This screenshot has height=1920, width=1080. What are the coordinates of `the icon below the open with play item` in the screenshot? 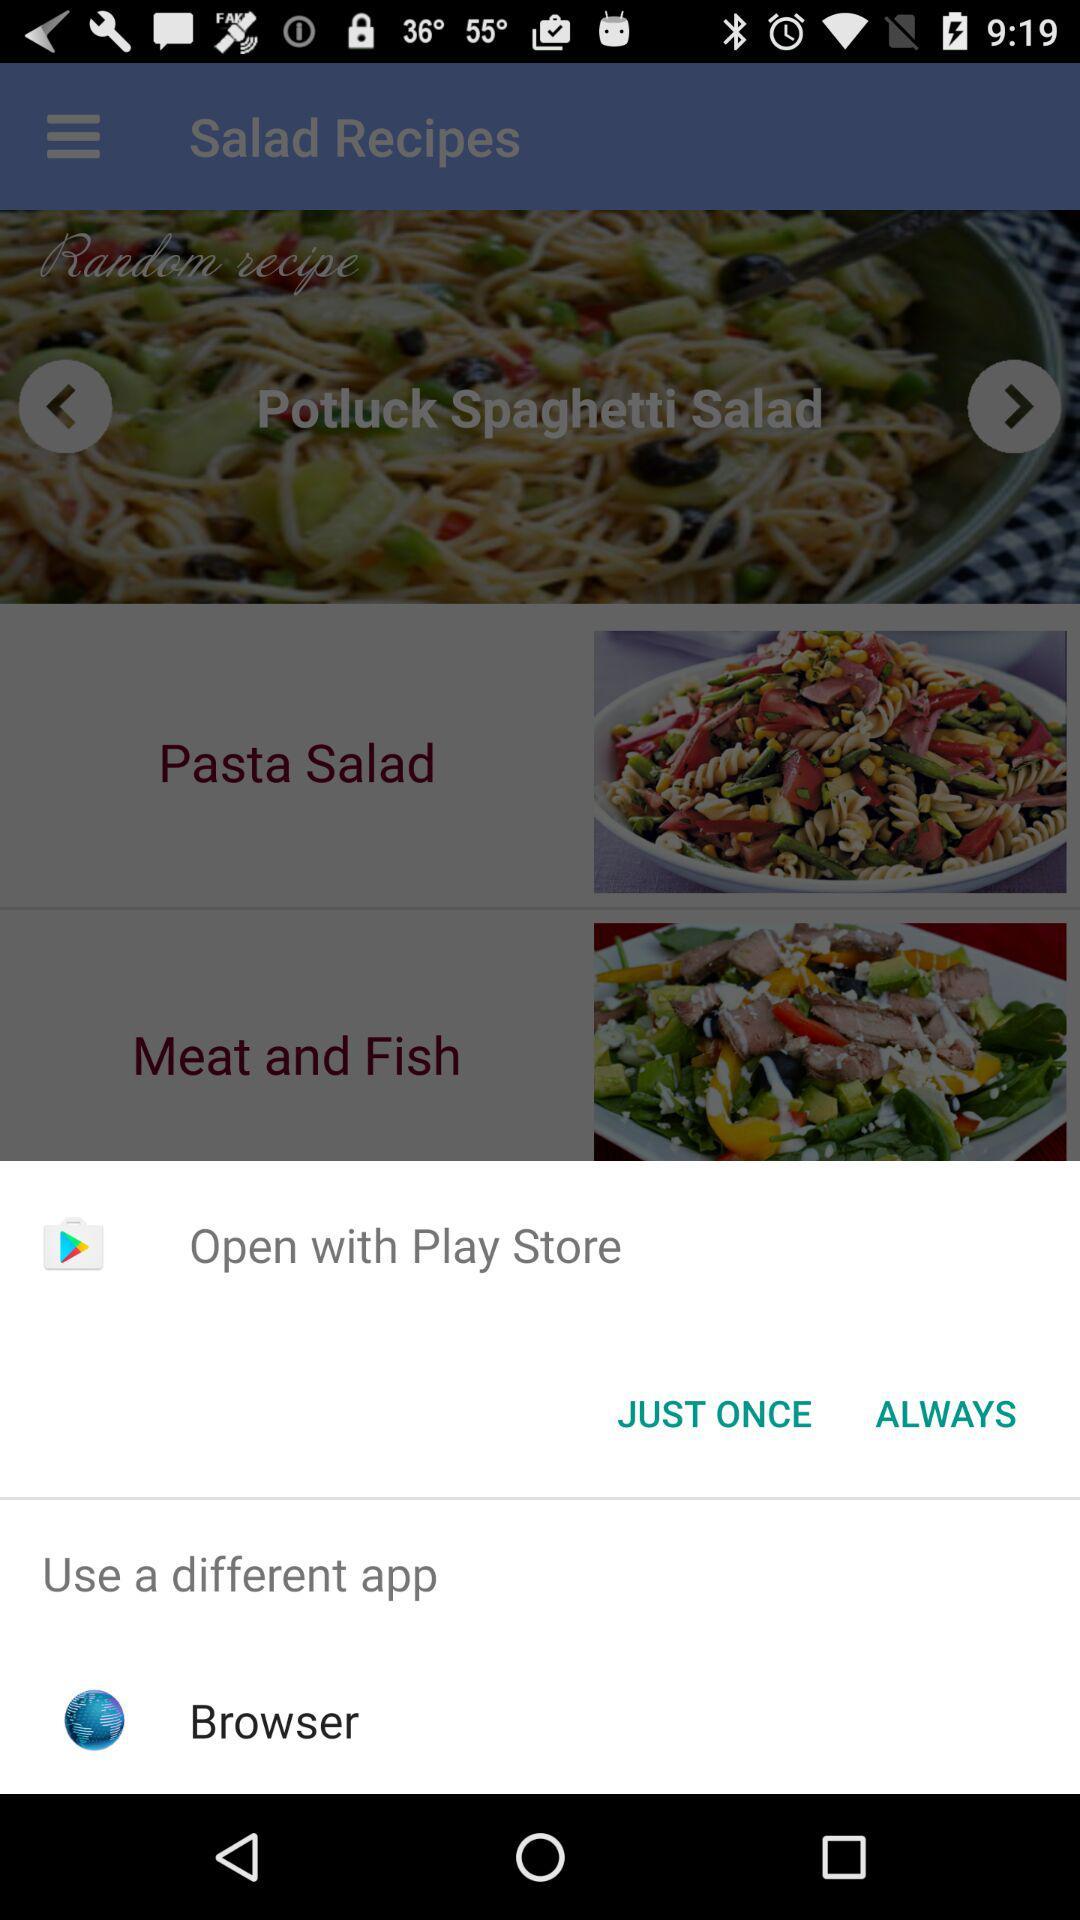 It's located at (713, 1411).